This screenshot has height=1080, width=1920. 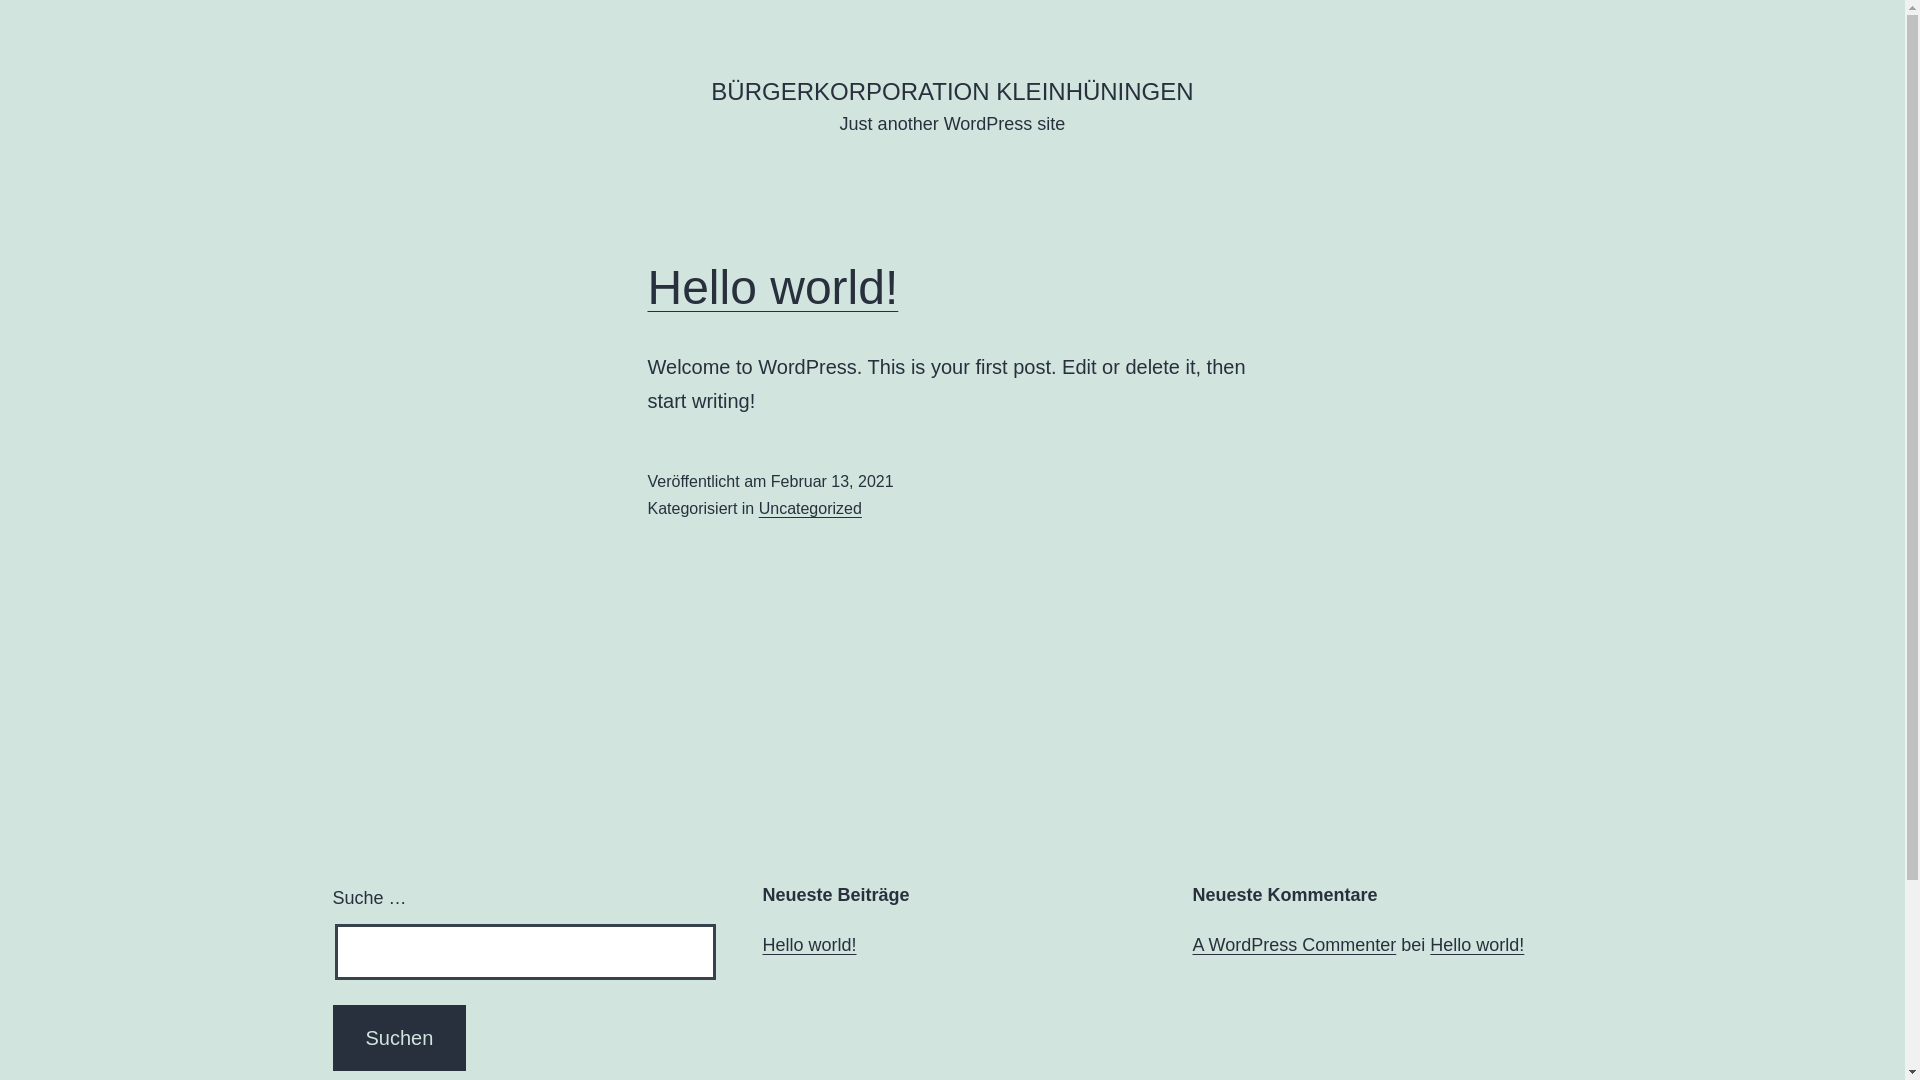 What do you see at coordinates (1477, 945) in the screenshot?
I see `'Hello world!'` at bounding box center [1477, 945].